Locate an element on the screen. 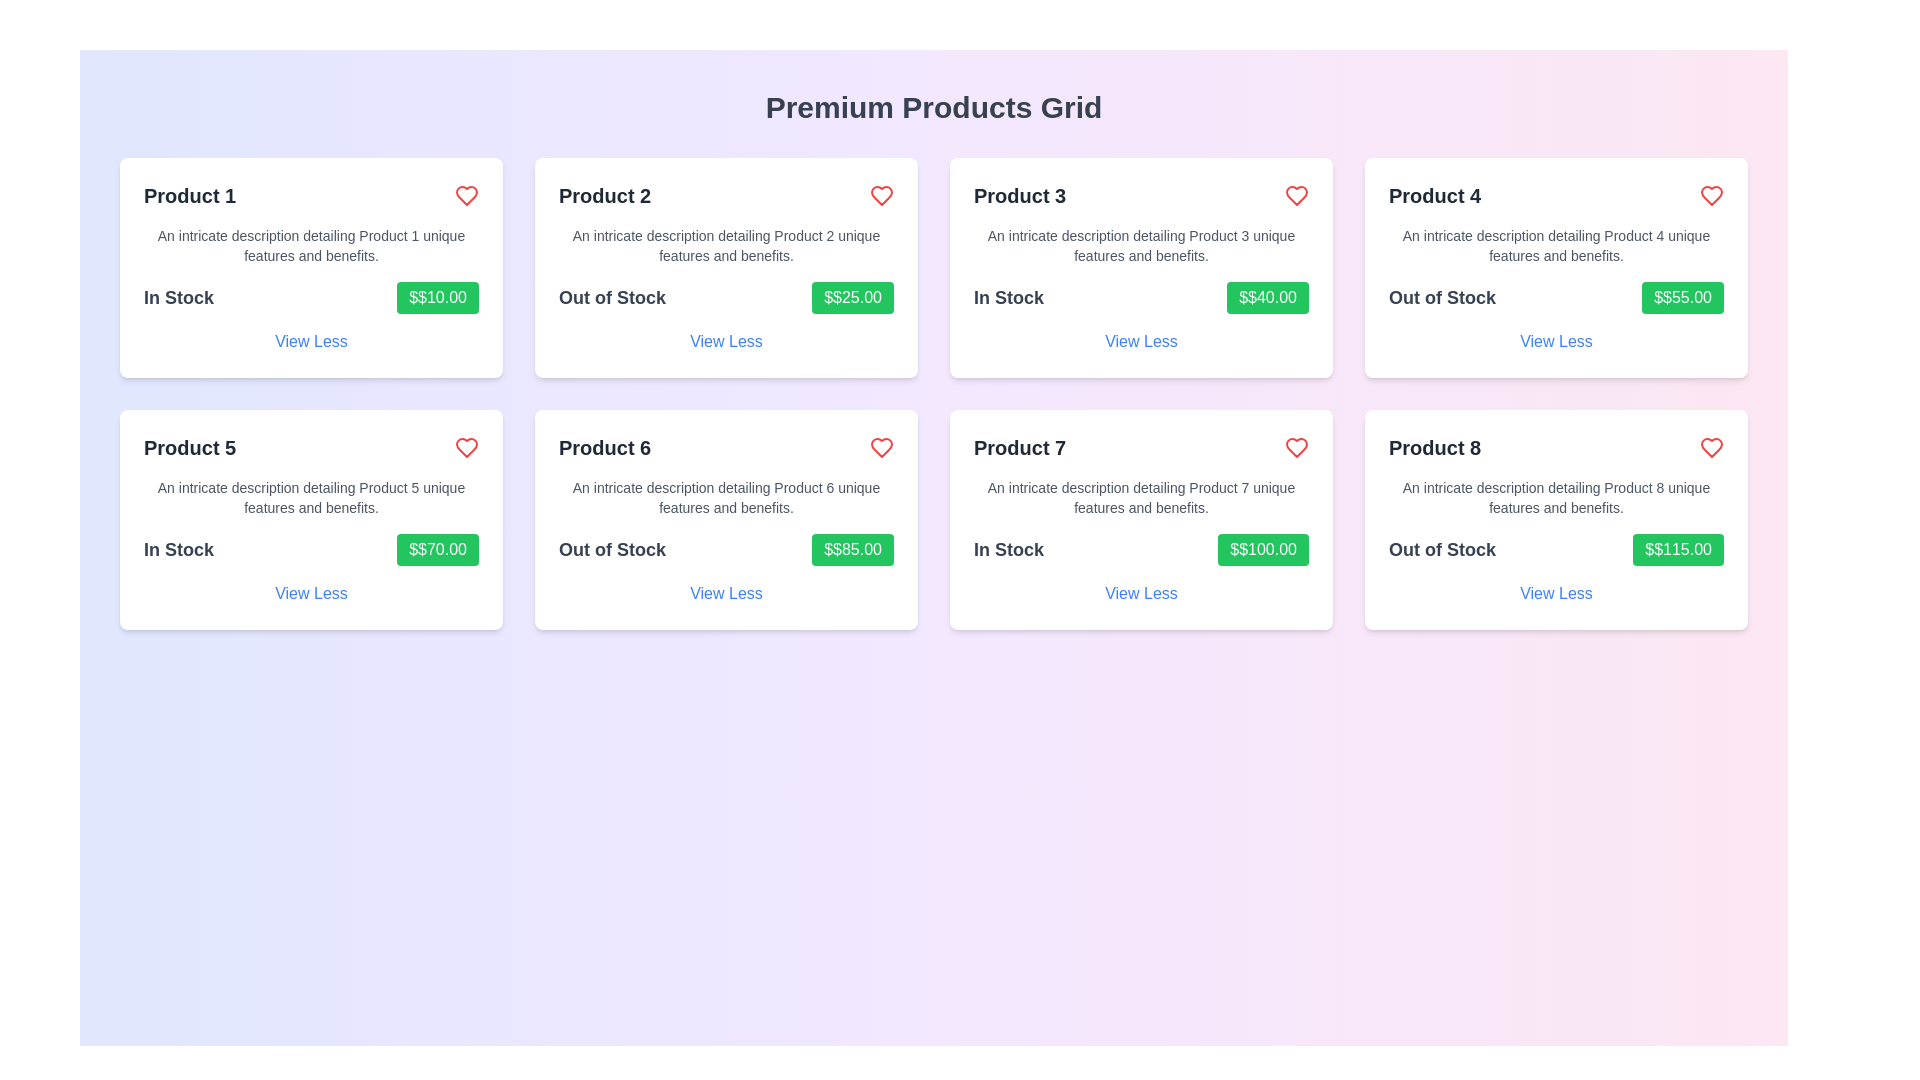 Image resolution: width=1920 pixels, height=1080 pixels. the red heart-shaped icon button in the top-right corner of the 'Product 3' card is located at coordinates (1296, 196).